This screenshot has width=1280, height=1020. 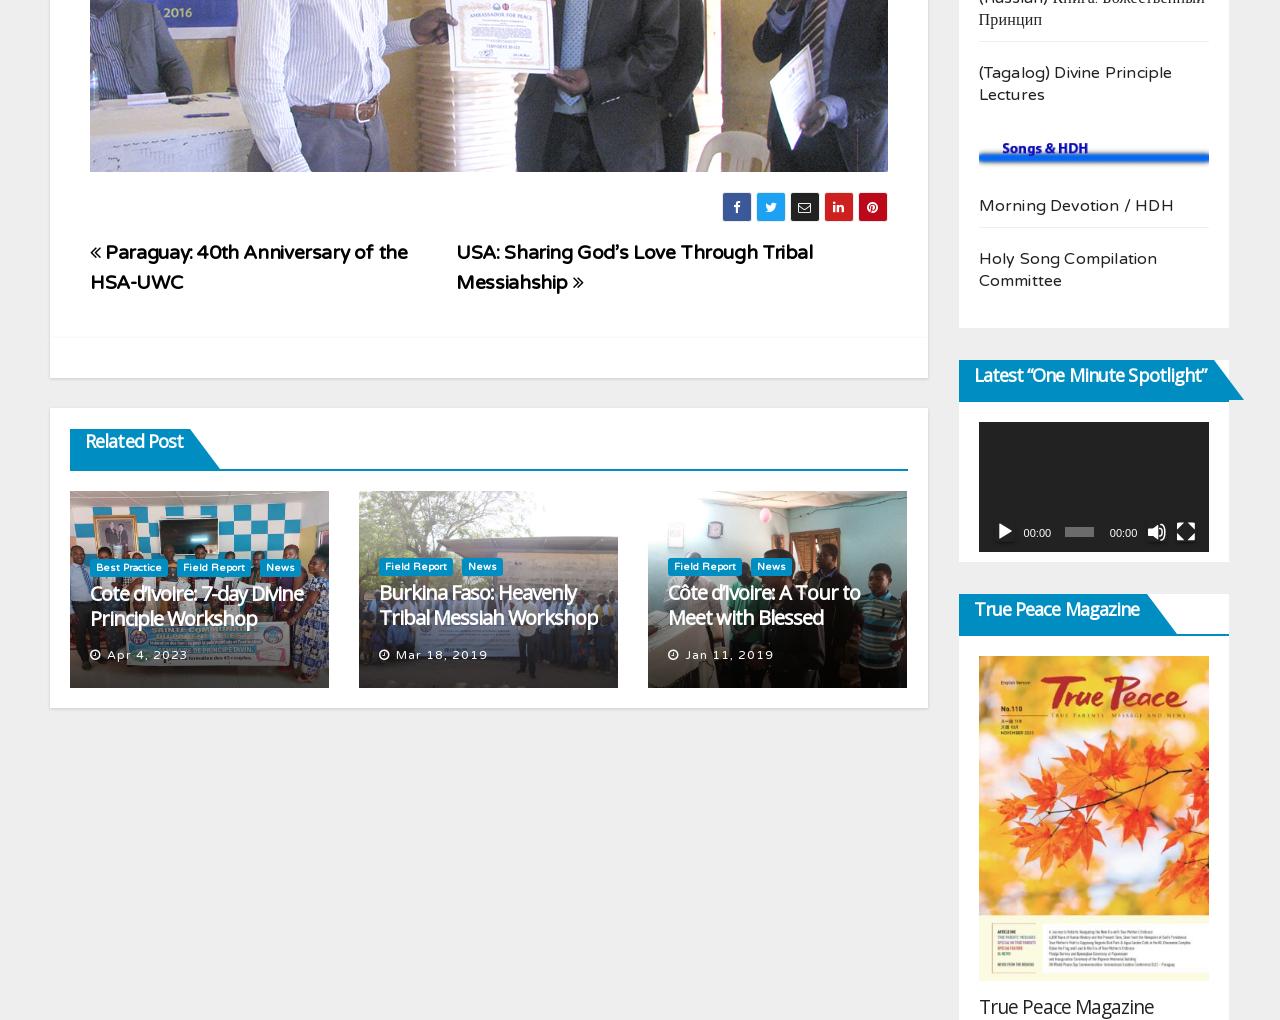 What do you see at coordinates (455, 265) in the screenshot?
I see `'USA: Sharing God’s Love Through Tribal Messiahship'` at bounding box center [455, 265].